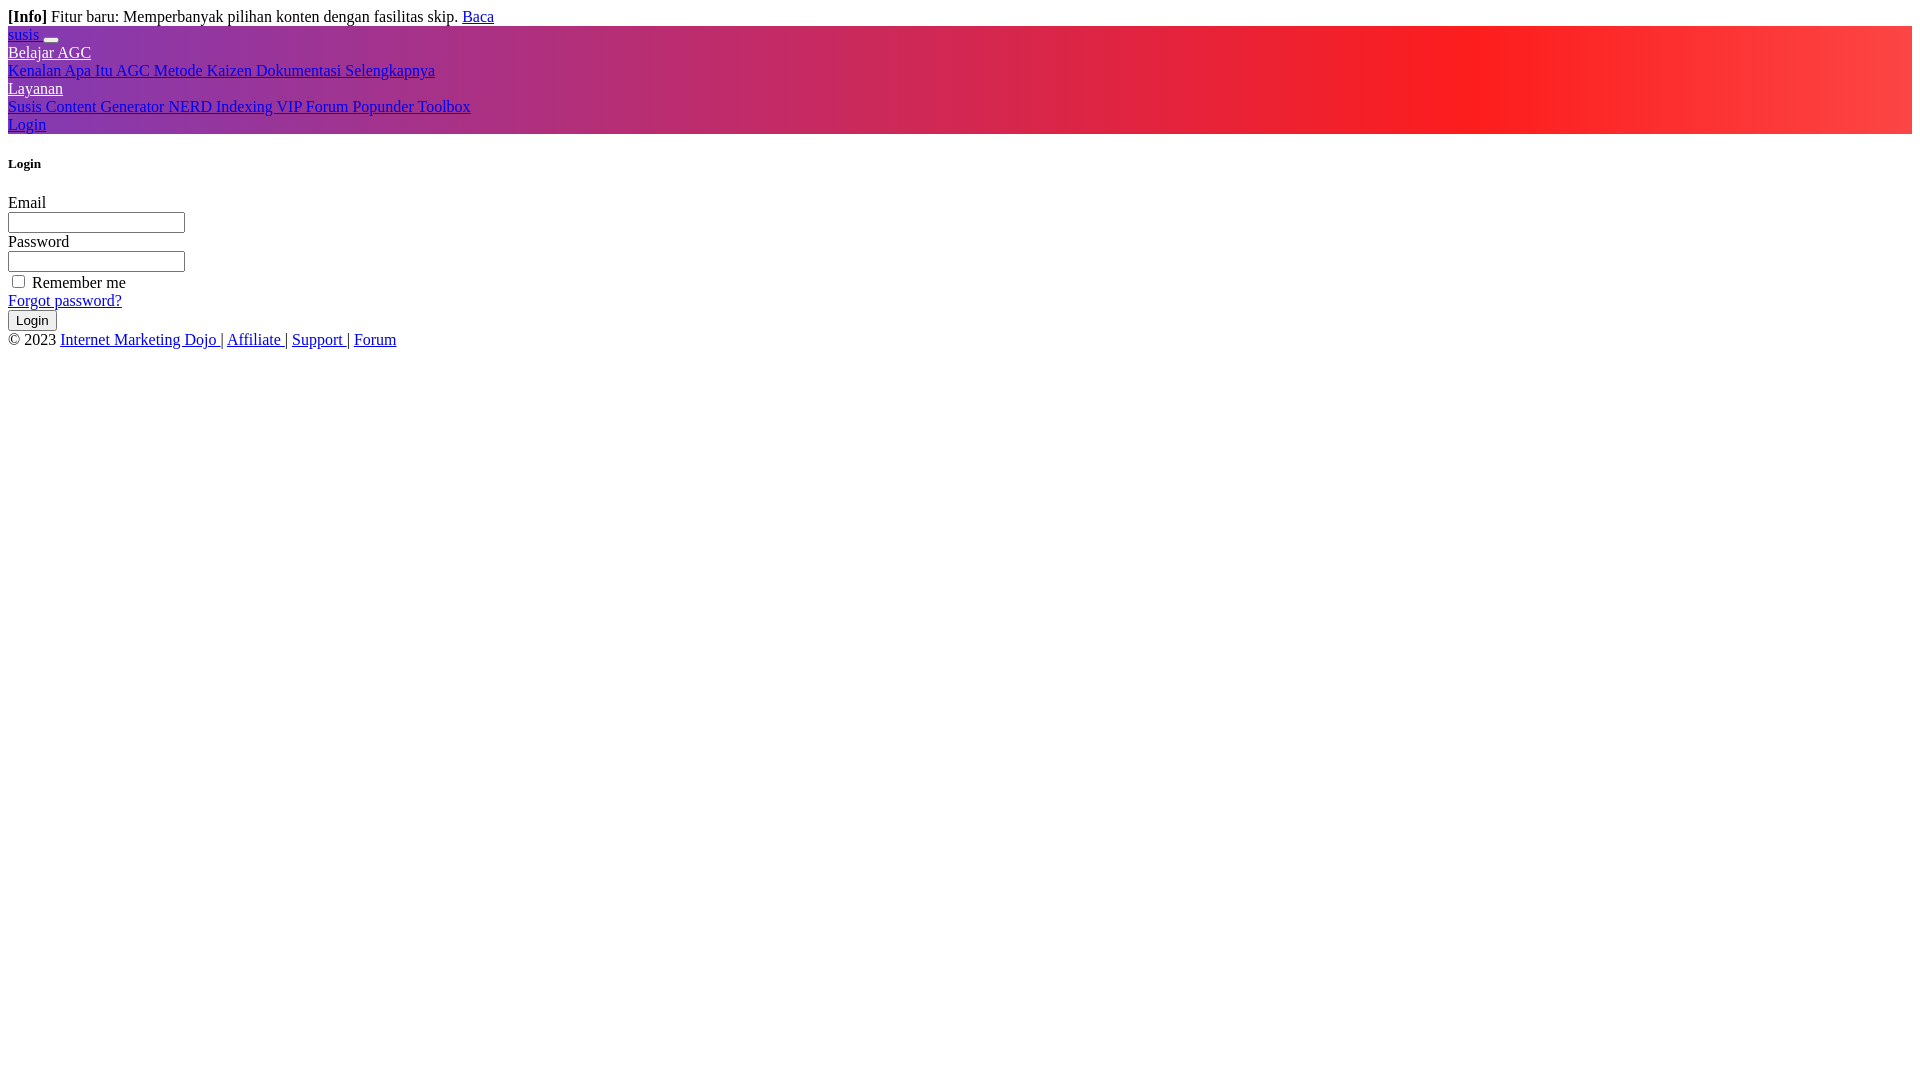  I want to click on 'Selengkapnya', so click(345, 69).